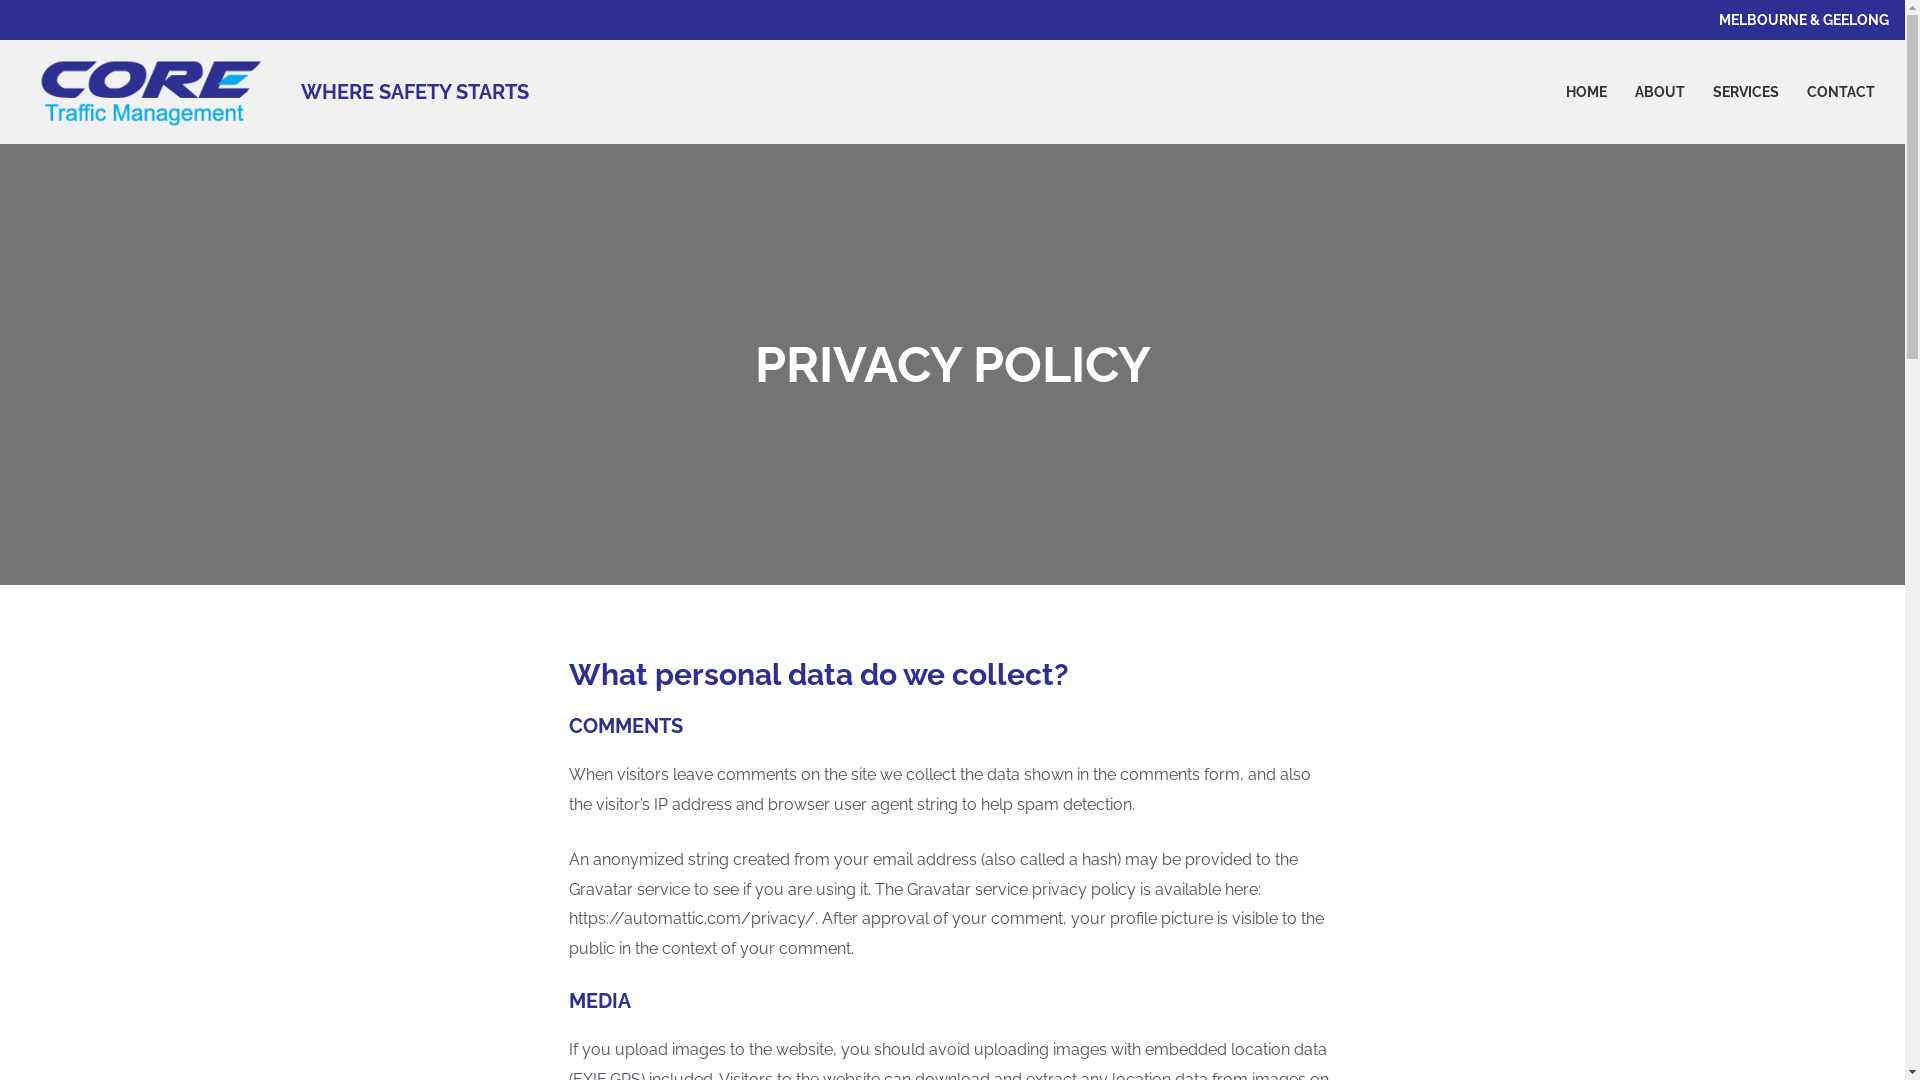  What do you see at coordinates (1585, 92) in the screenshot?
I see `'HOME'` at bounding box center [1585, 92].